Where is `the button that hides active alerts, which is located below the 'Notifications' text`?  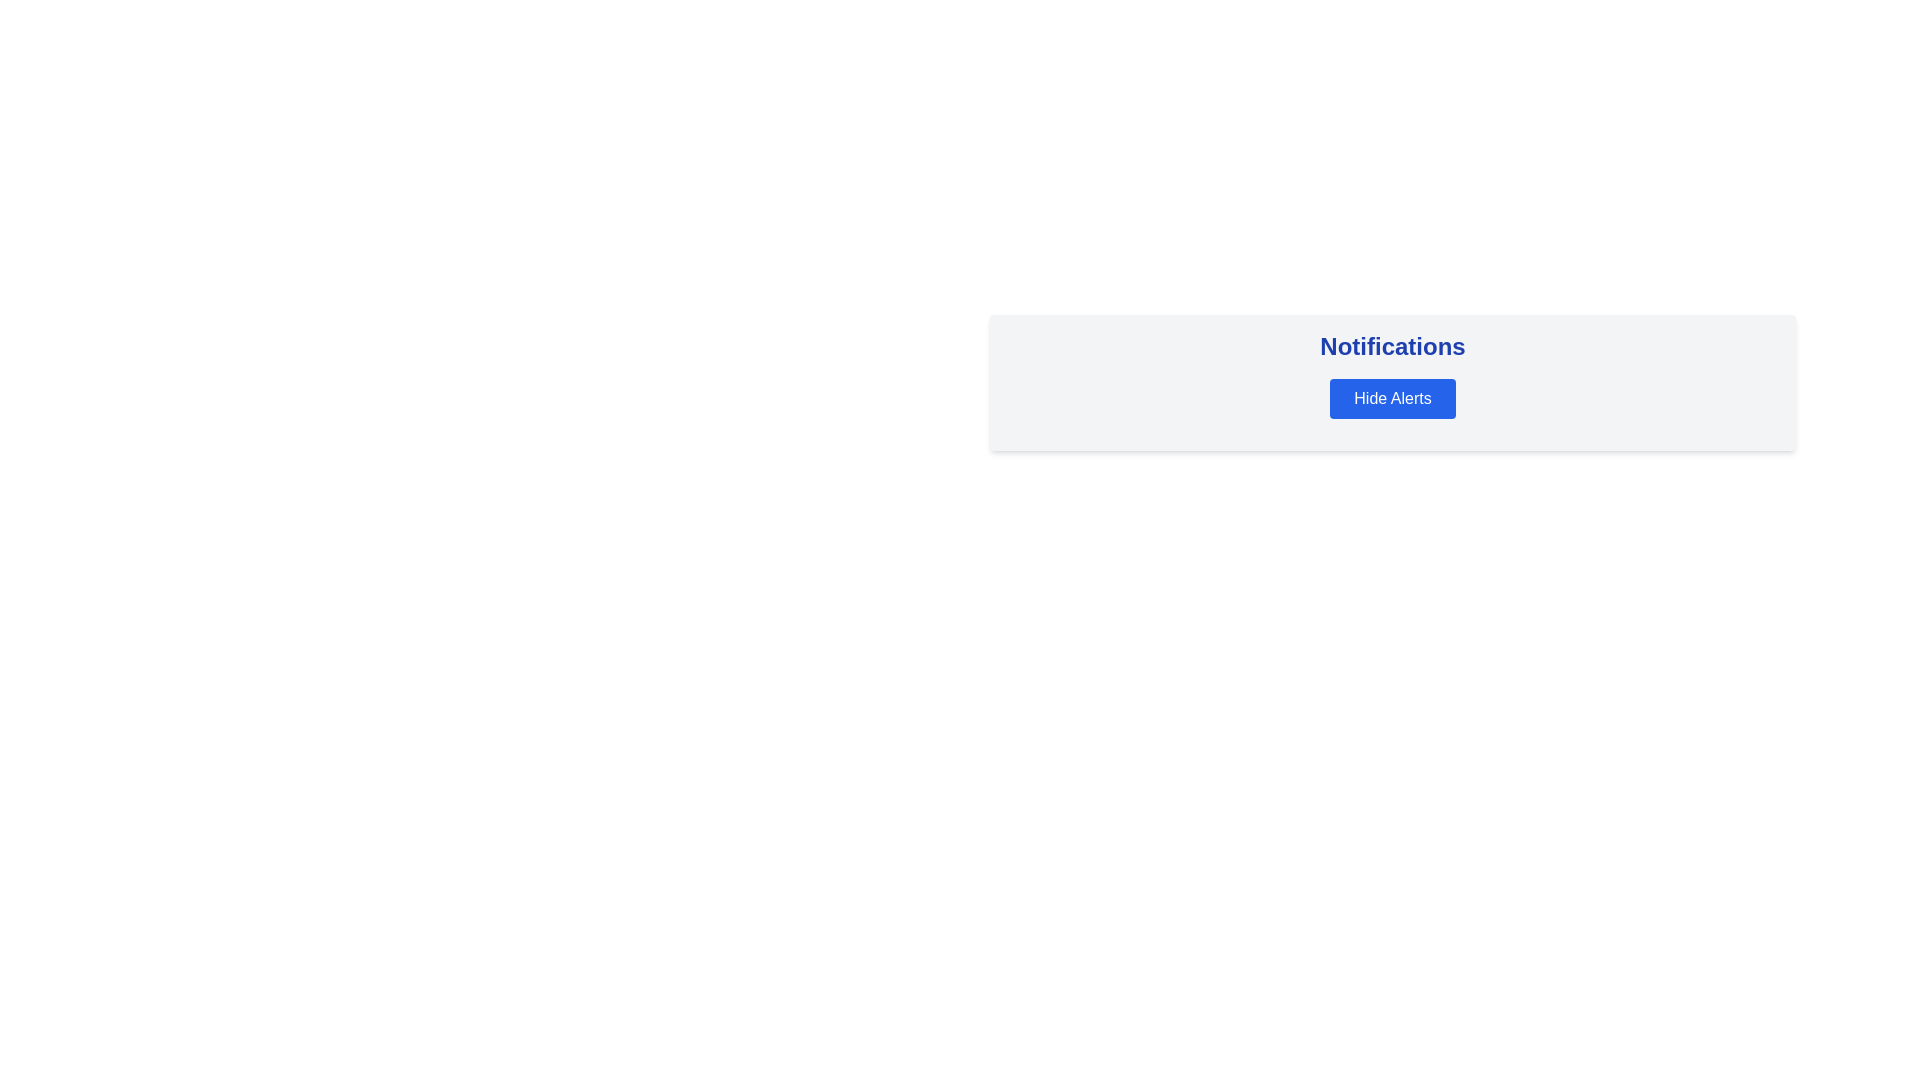 the button that hides active alerts, which is located below the 'Notifications' text is located at coordinates (1391, 398).